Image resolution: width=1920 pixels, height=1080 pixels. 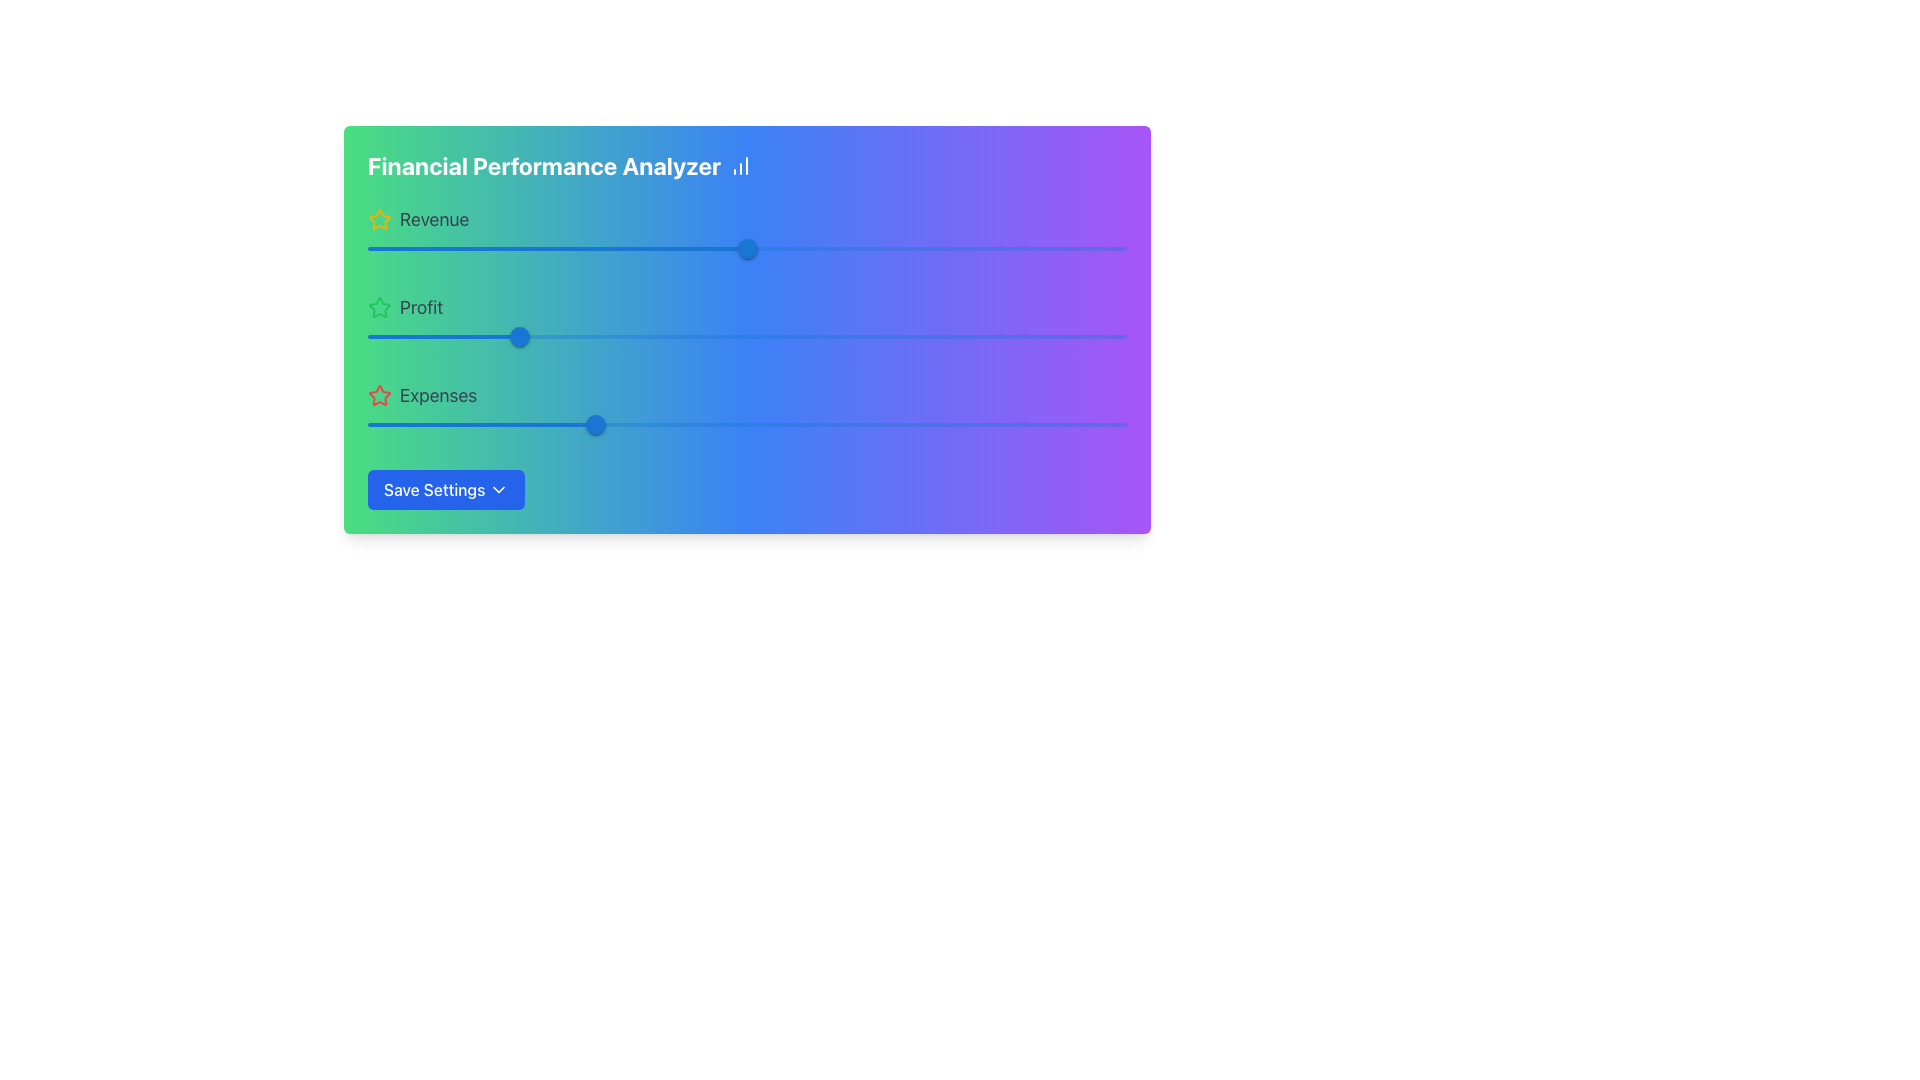 I want to click on slider value, so click(x=517, y=335).